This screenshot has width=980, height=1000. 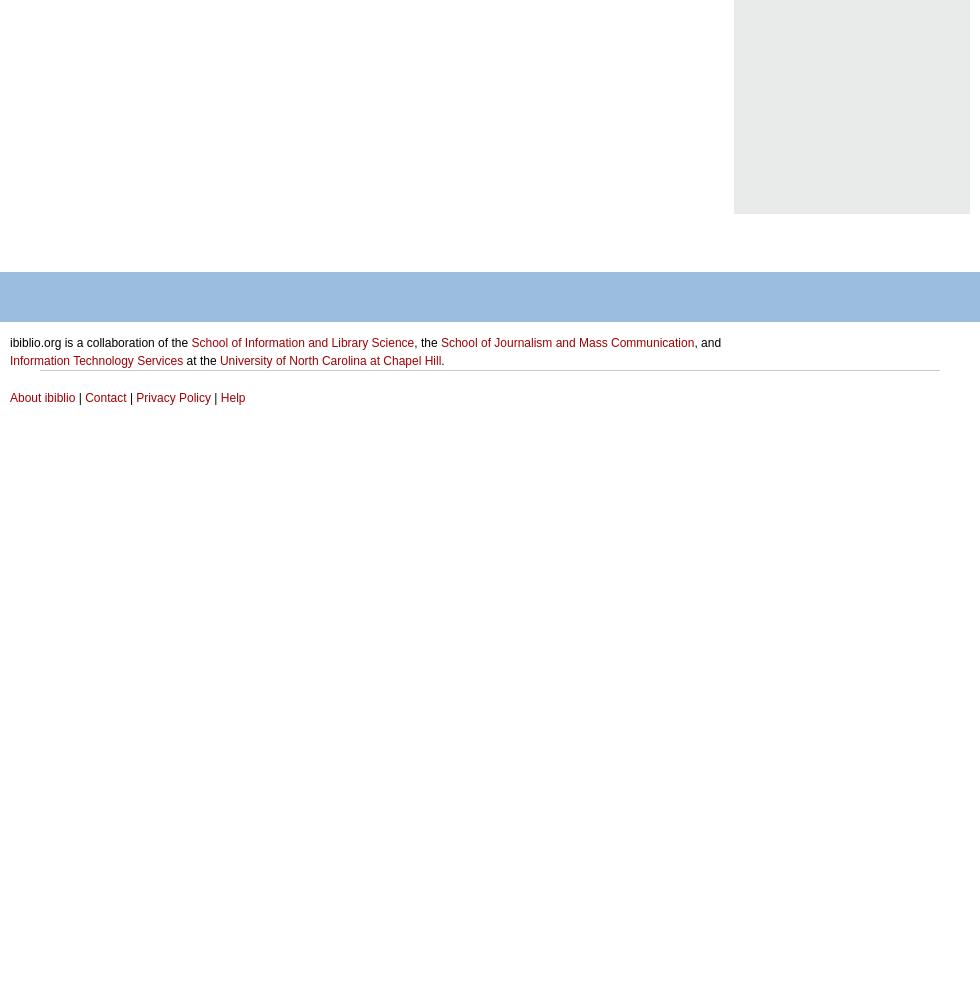 I want to click on 'About ibiblio', so click(x=42, y=398).